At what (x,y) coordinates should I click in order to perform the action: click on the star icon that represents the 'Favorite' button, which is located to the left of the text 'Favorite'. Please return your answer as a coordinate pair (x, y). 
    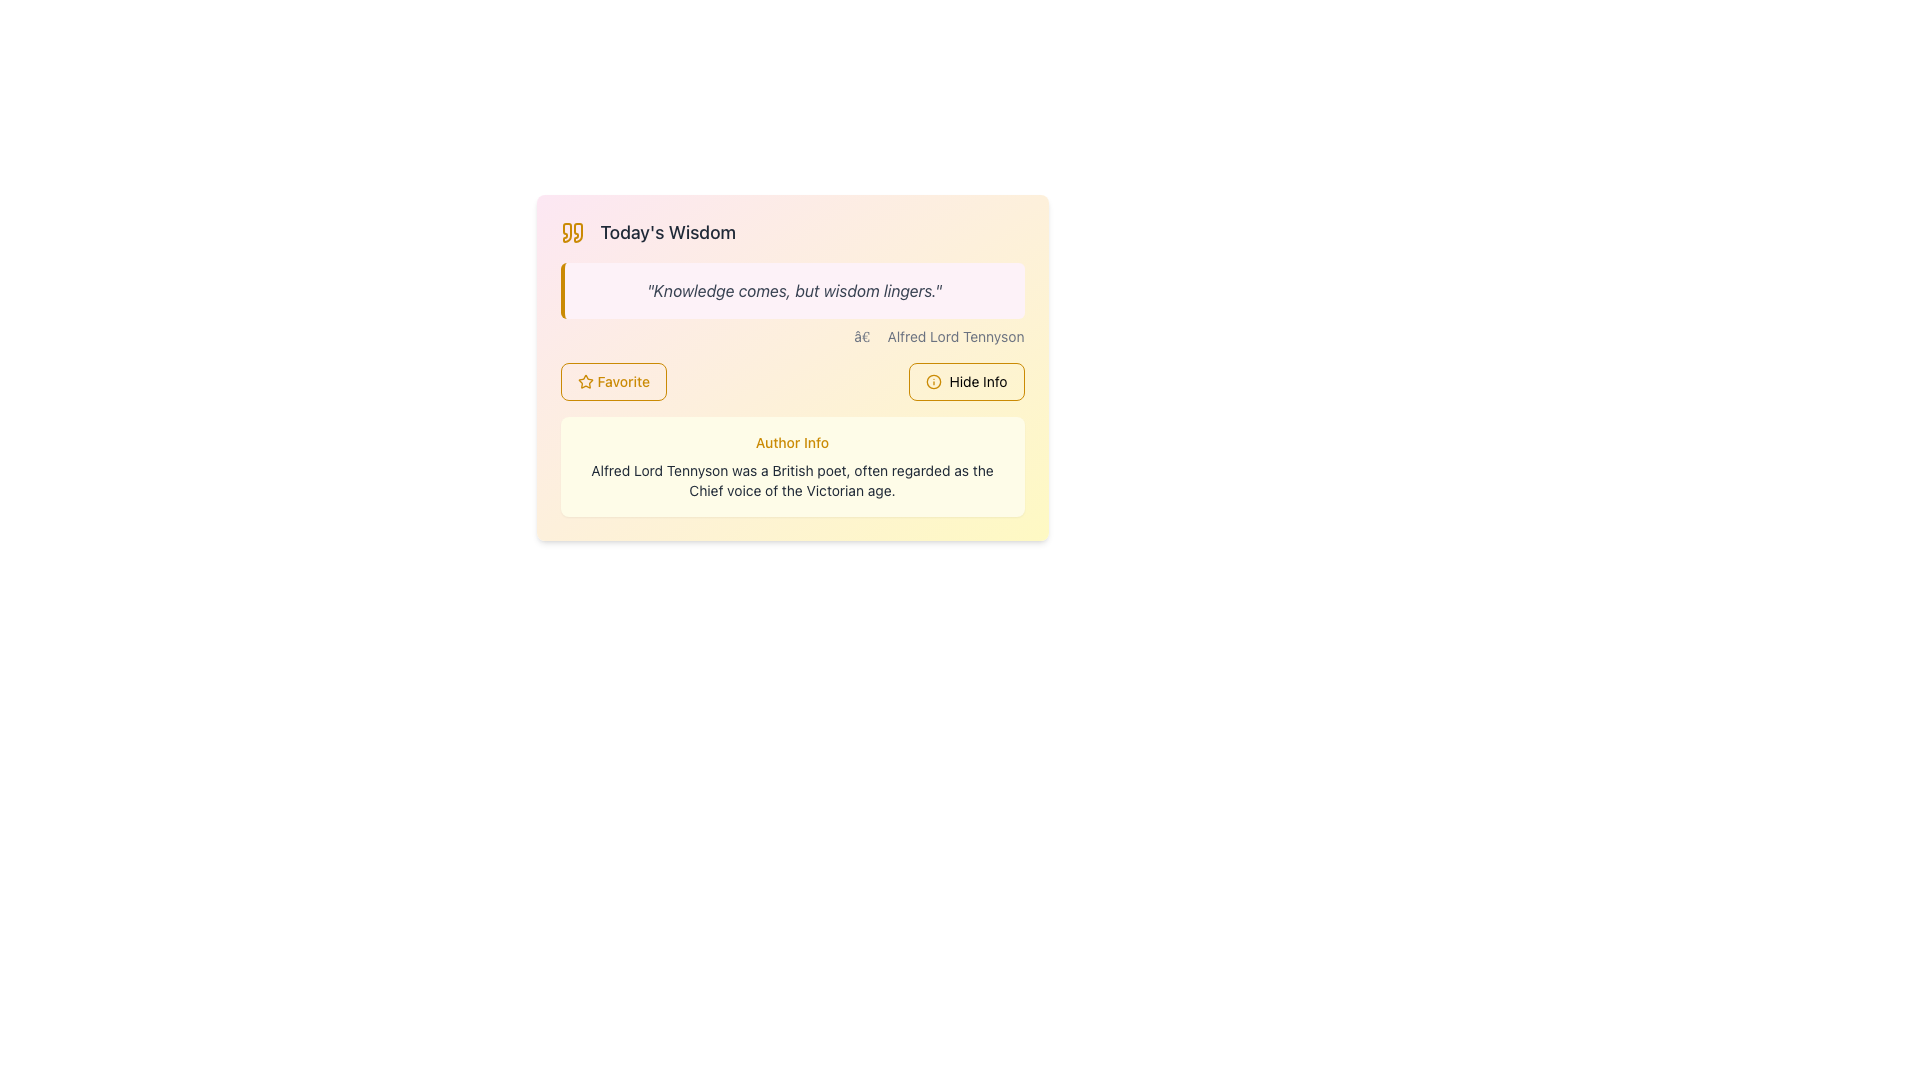
    Looking at the image, I should click on (584, 381).